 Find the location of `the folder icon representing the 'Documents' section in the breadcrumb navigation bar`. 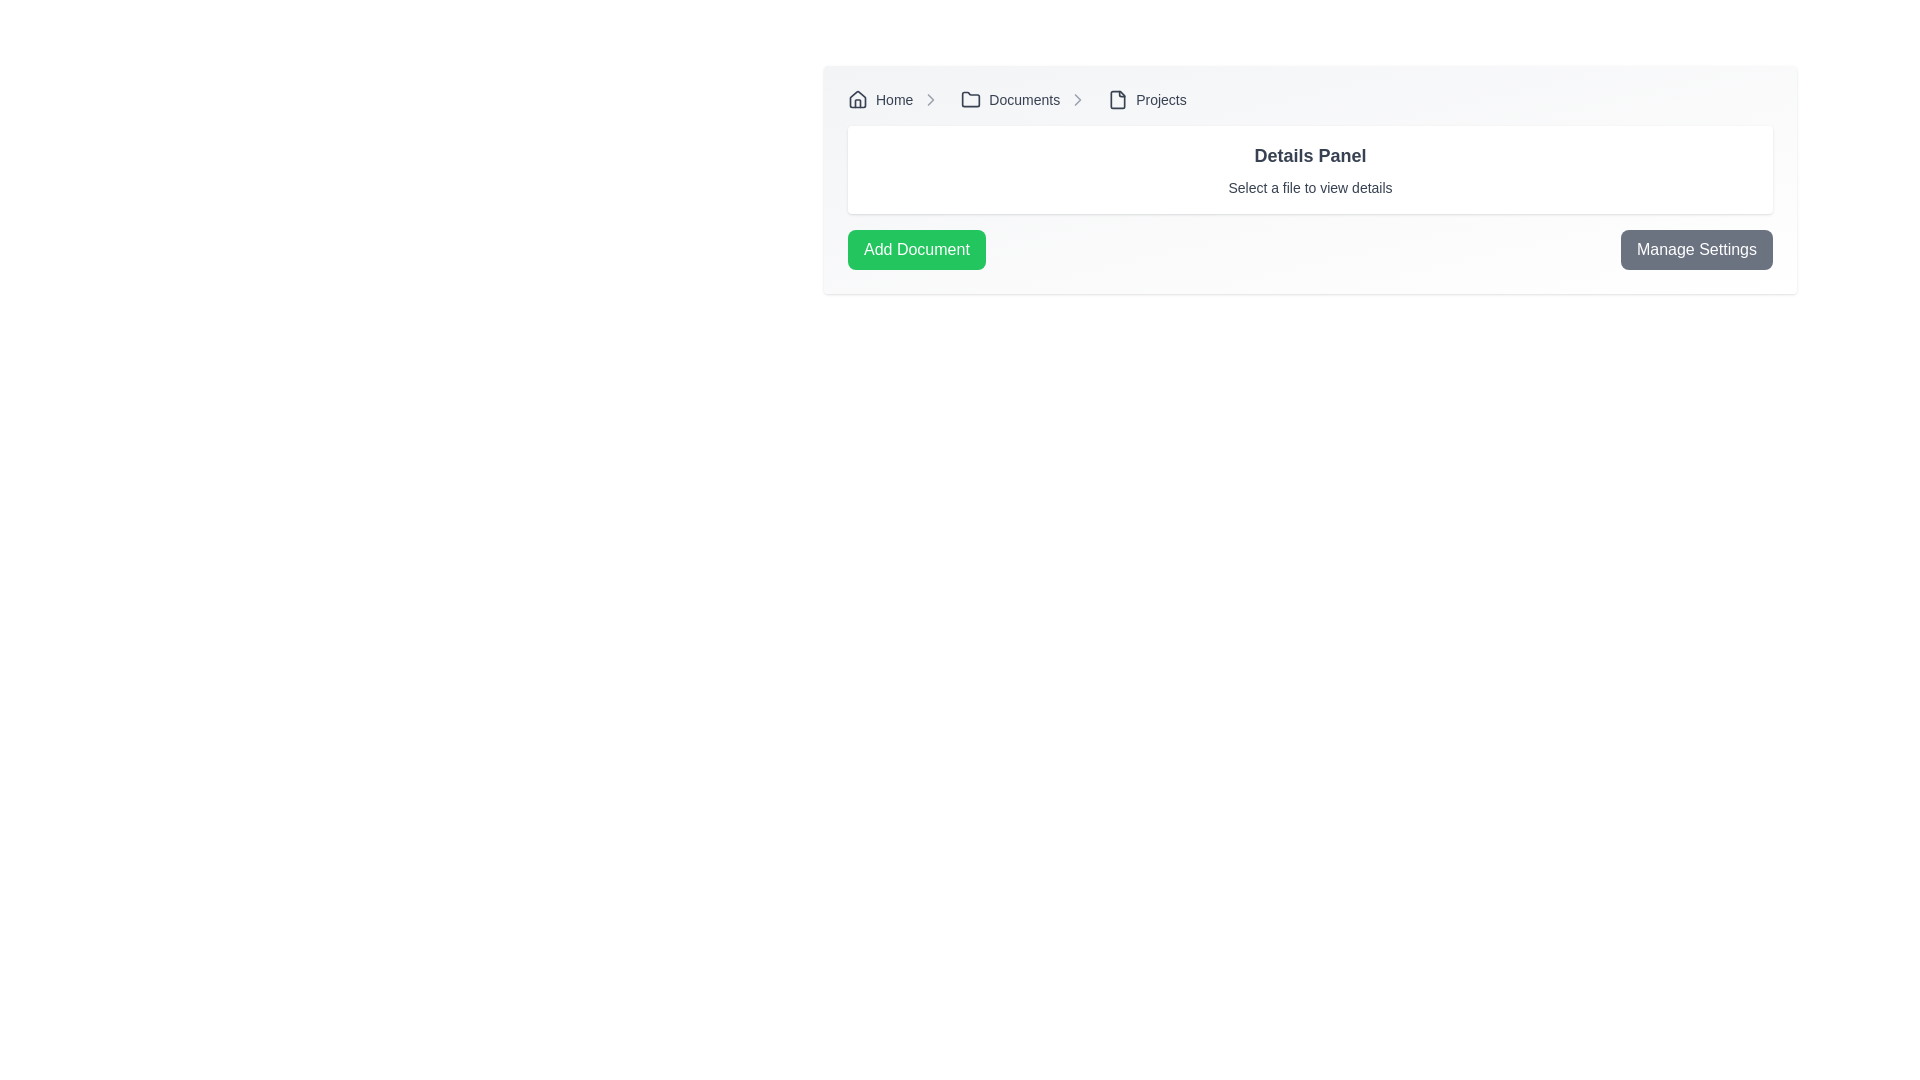

the folder icon representing the 'Documents' section in the breadcrumb navigation bar is located at coordinates (971, 99).